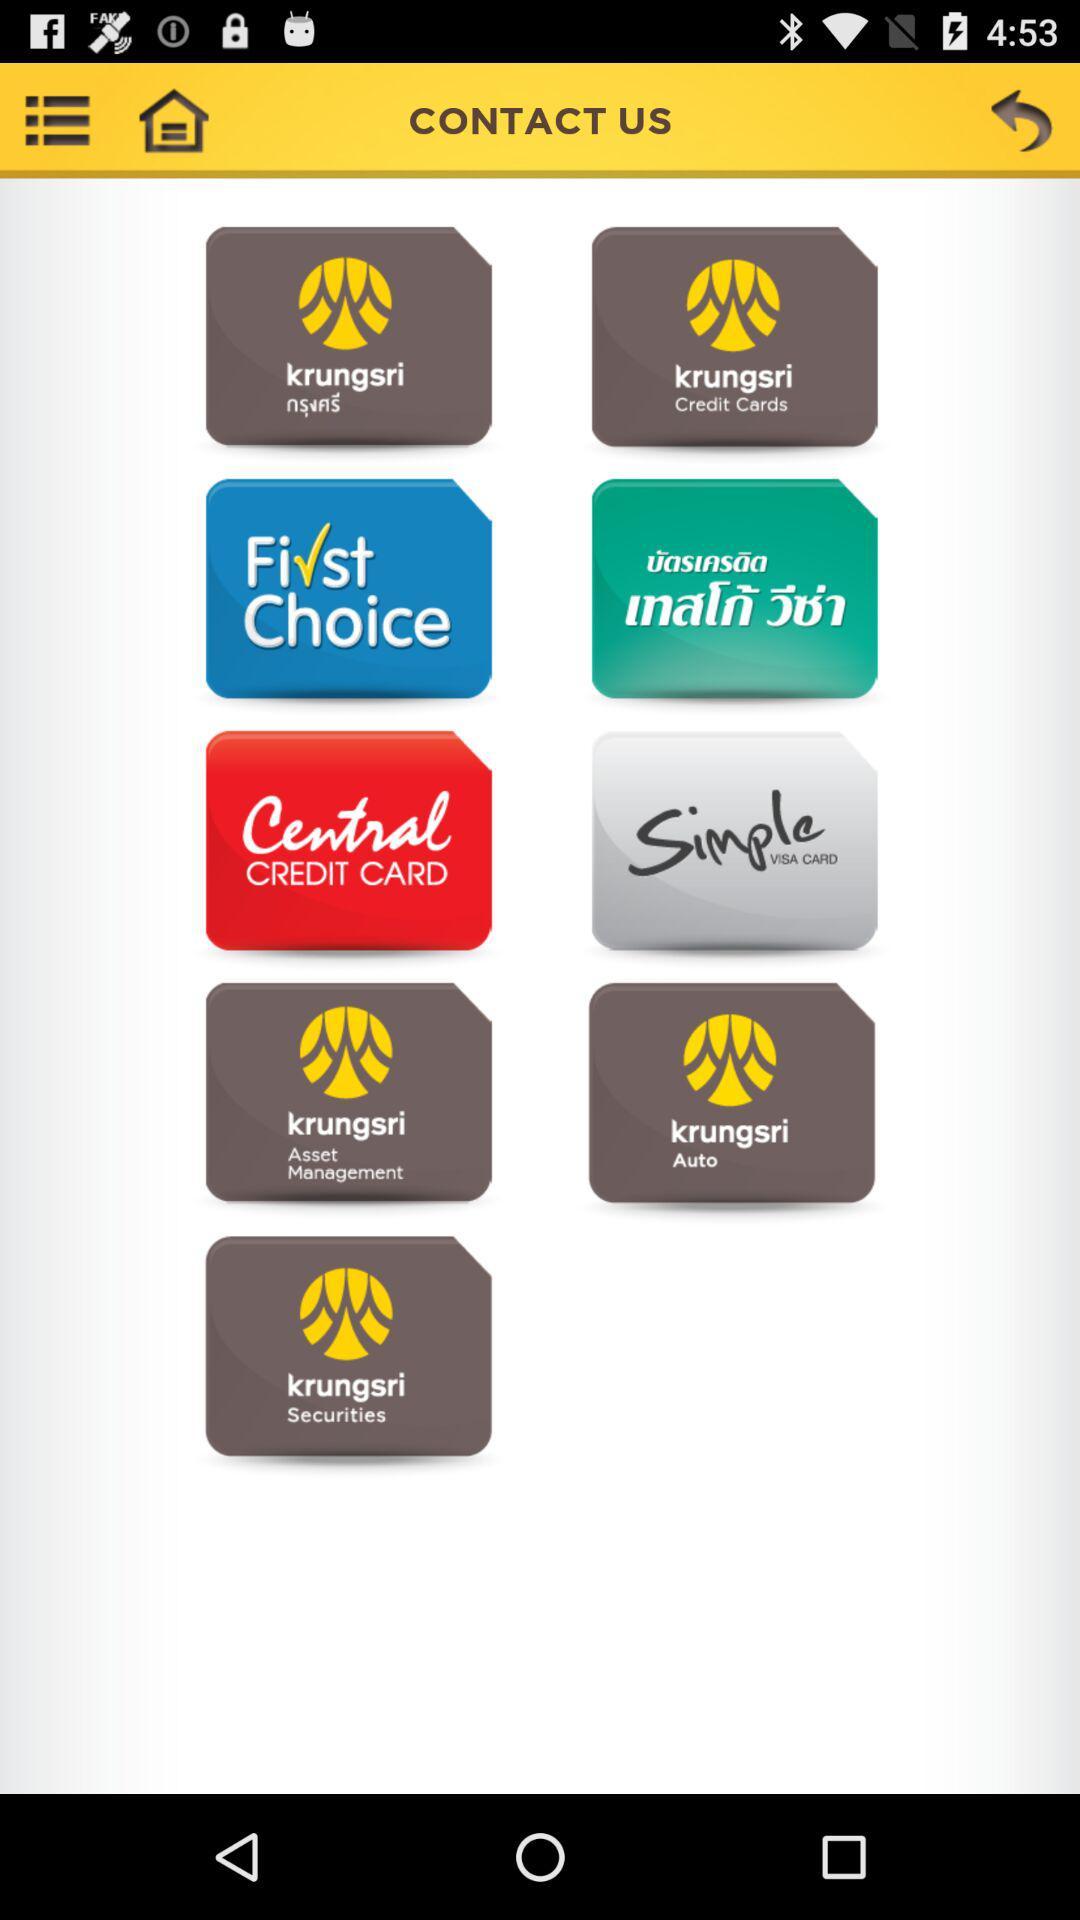 The height and width of the screenshot is (1920, 1080). Describe the element at coordinates (731, 1101) in the screenshot. I see `open auto` at that location.